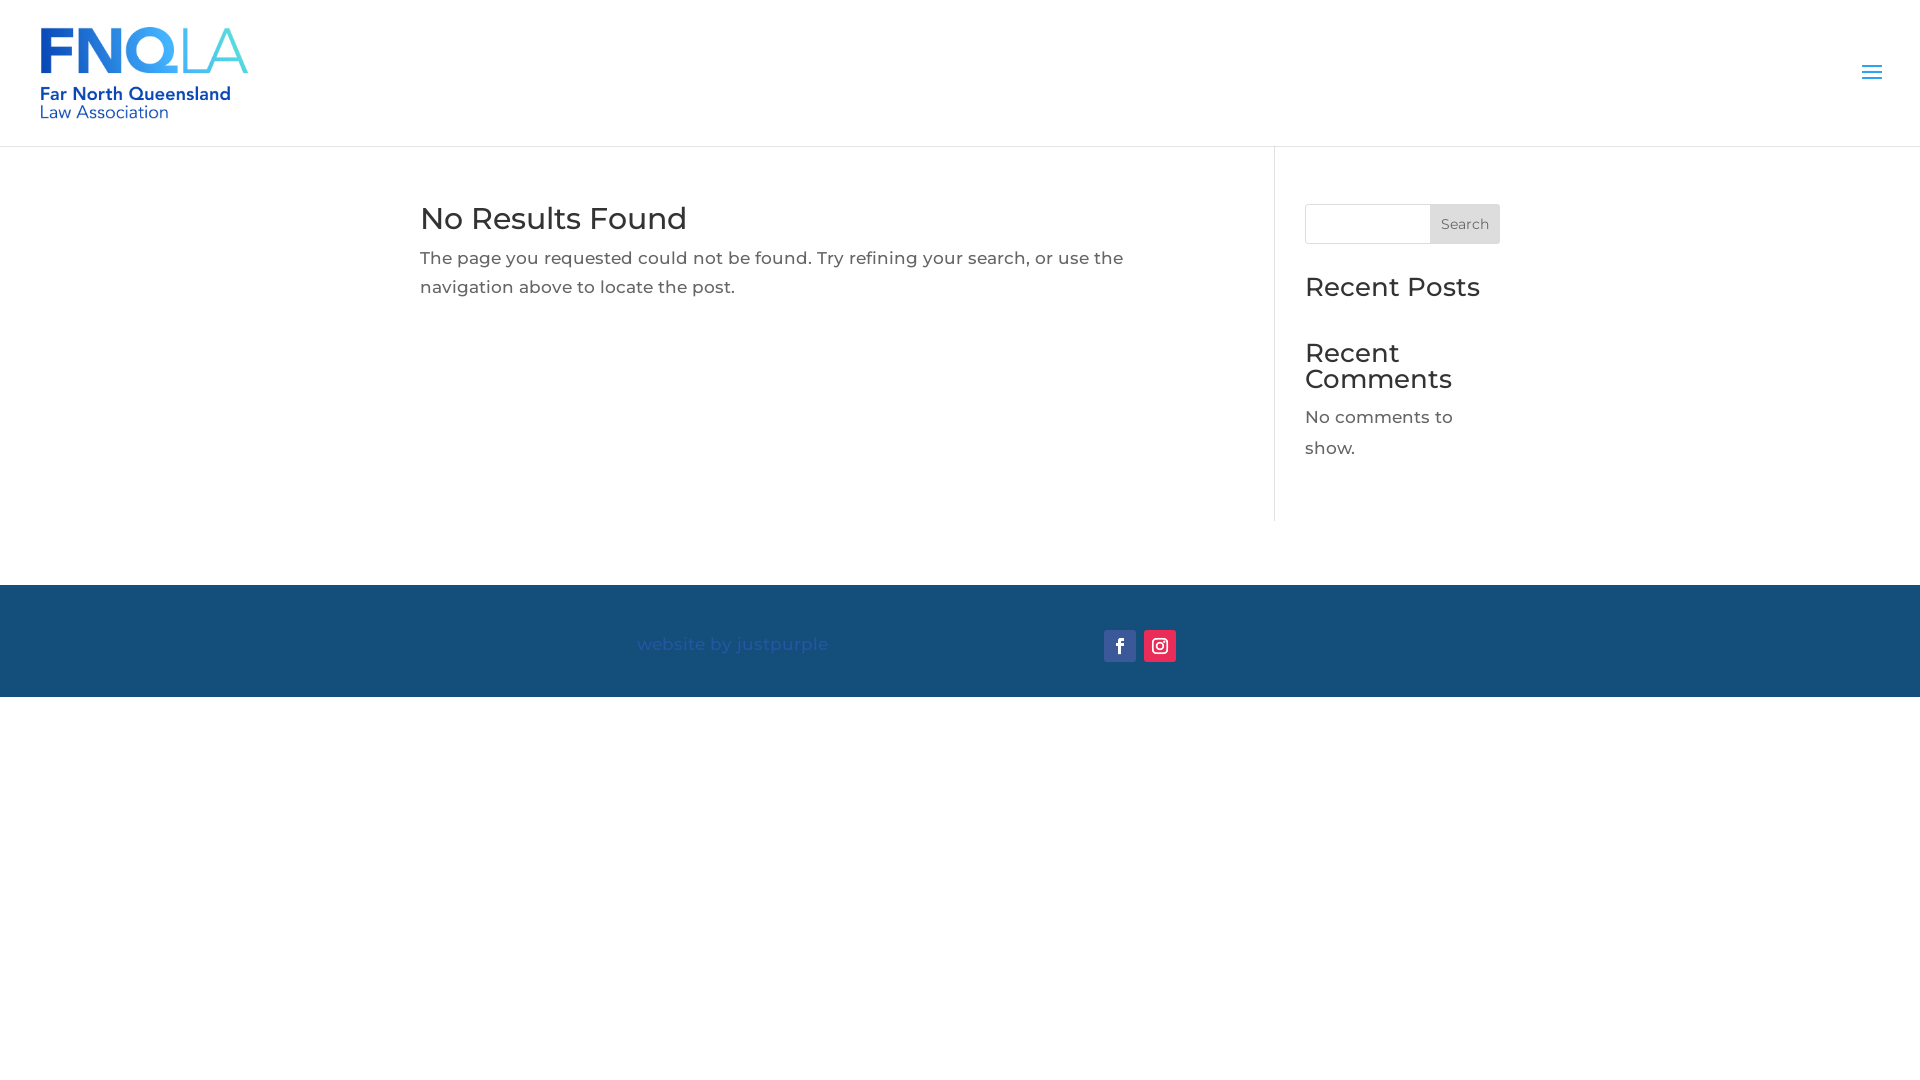 The height and width of the screenshot is (1080, 1920). I want to click on 'Search', so click(1464, 223).